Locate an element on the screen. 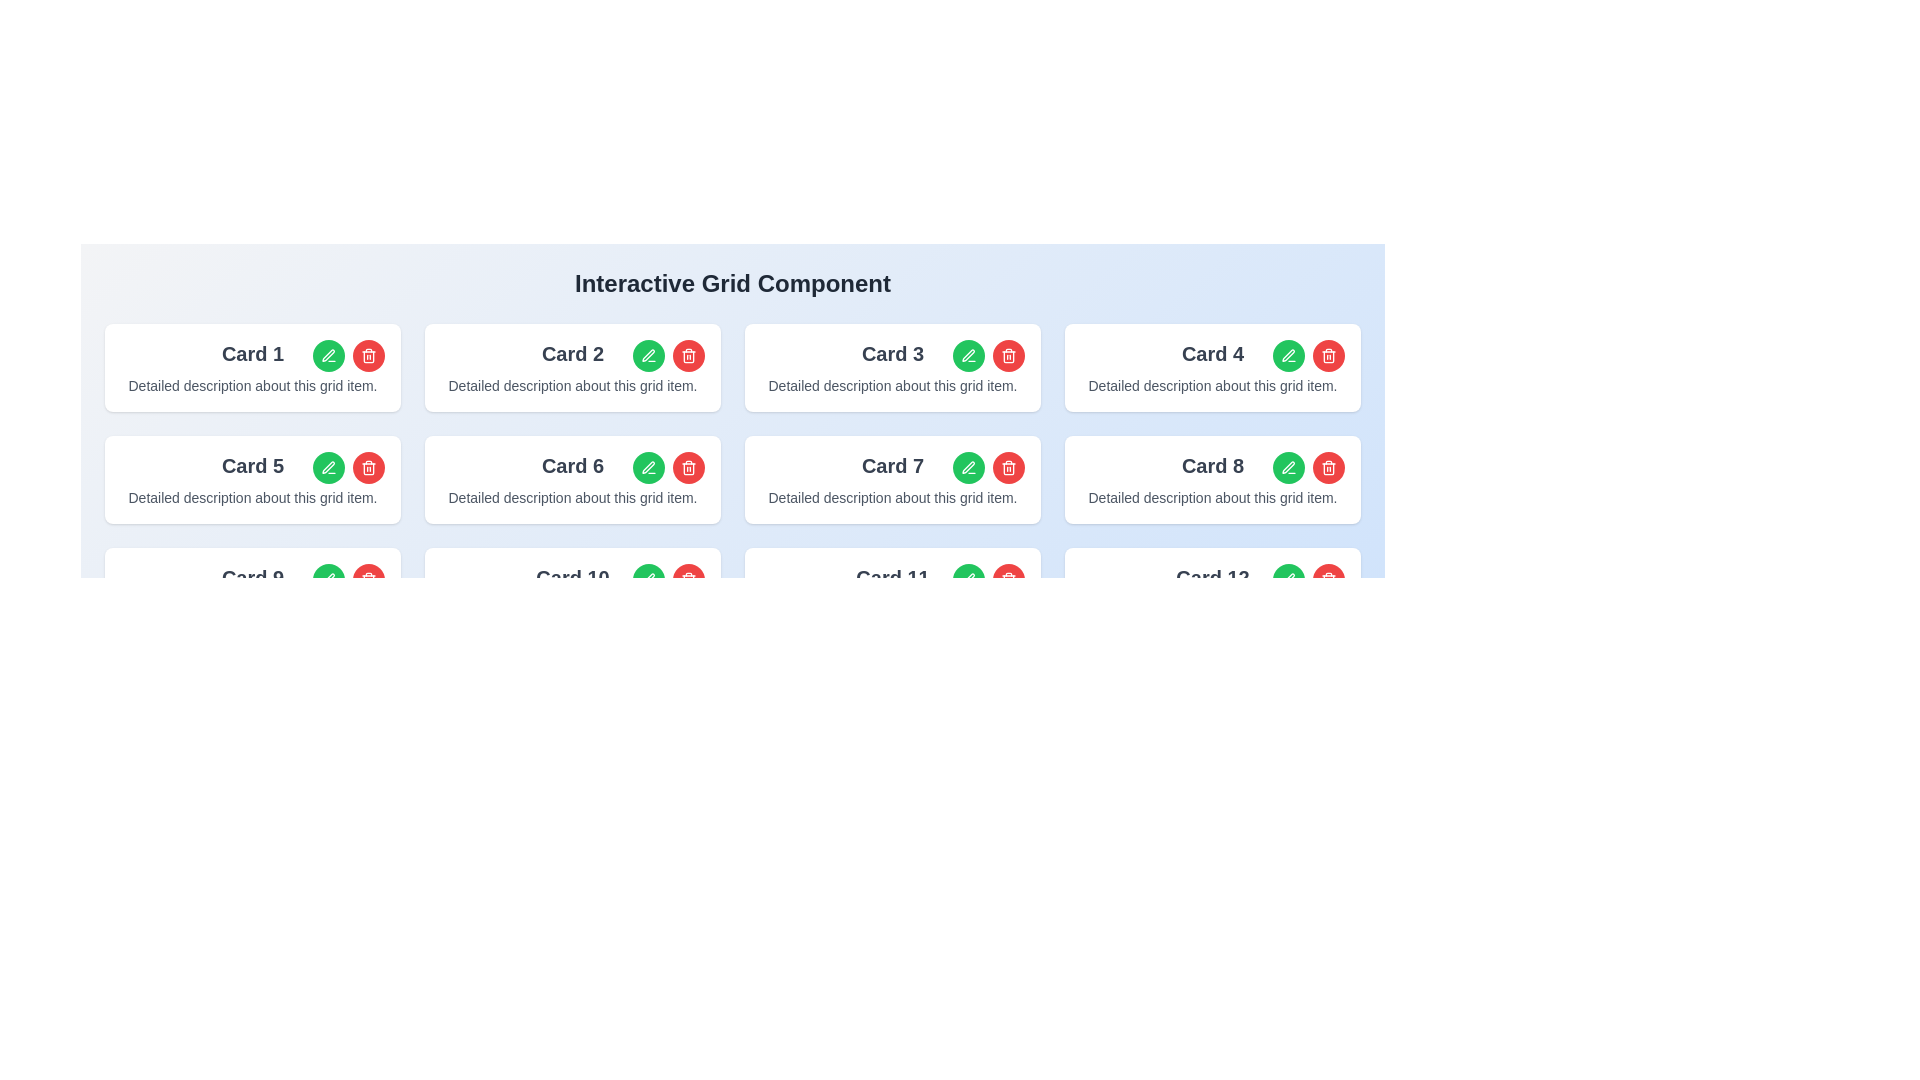 This screenshot has width=1920, height=1080. title and description of the sixth card in the 'Interactive Grid Component', located in the third column of the second row is located at coordinates (571, 479).